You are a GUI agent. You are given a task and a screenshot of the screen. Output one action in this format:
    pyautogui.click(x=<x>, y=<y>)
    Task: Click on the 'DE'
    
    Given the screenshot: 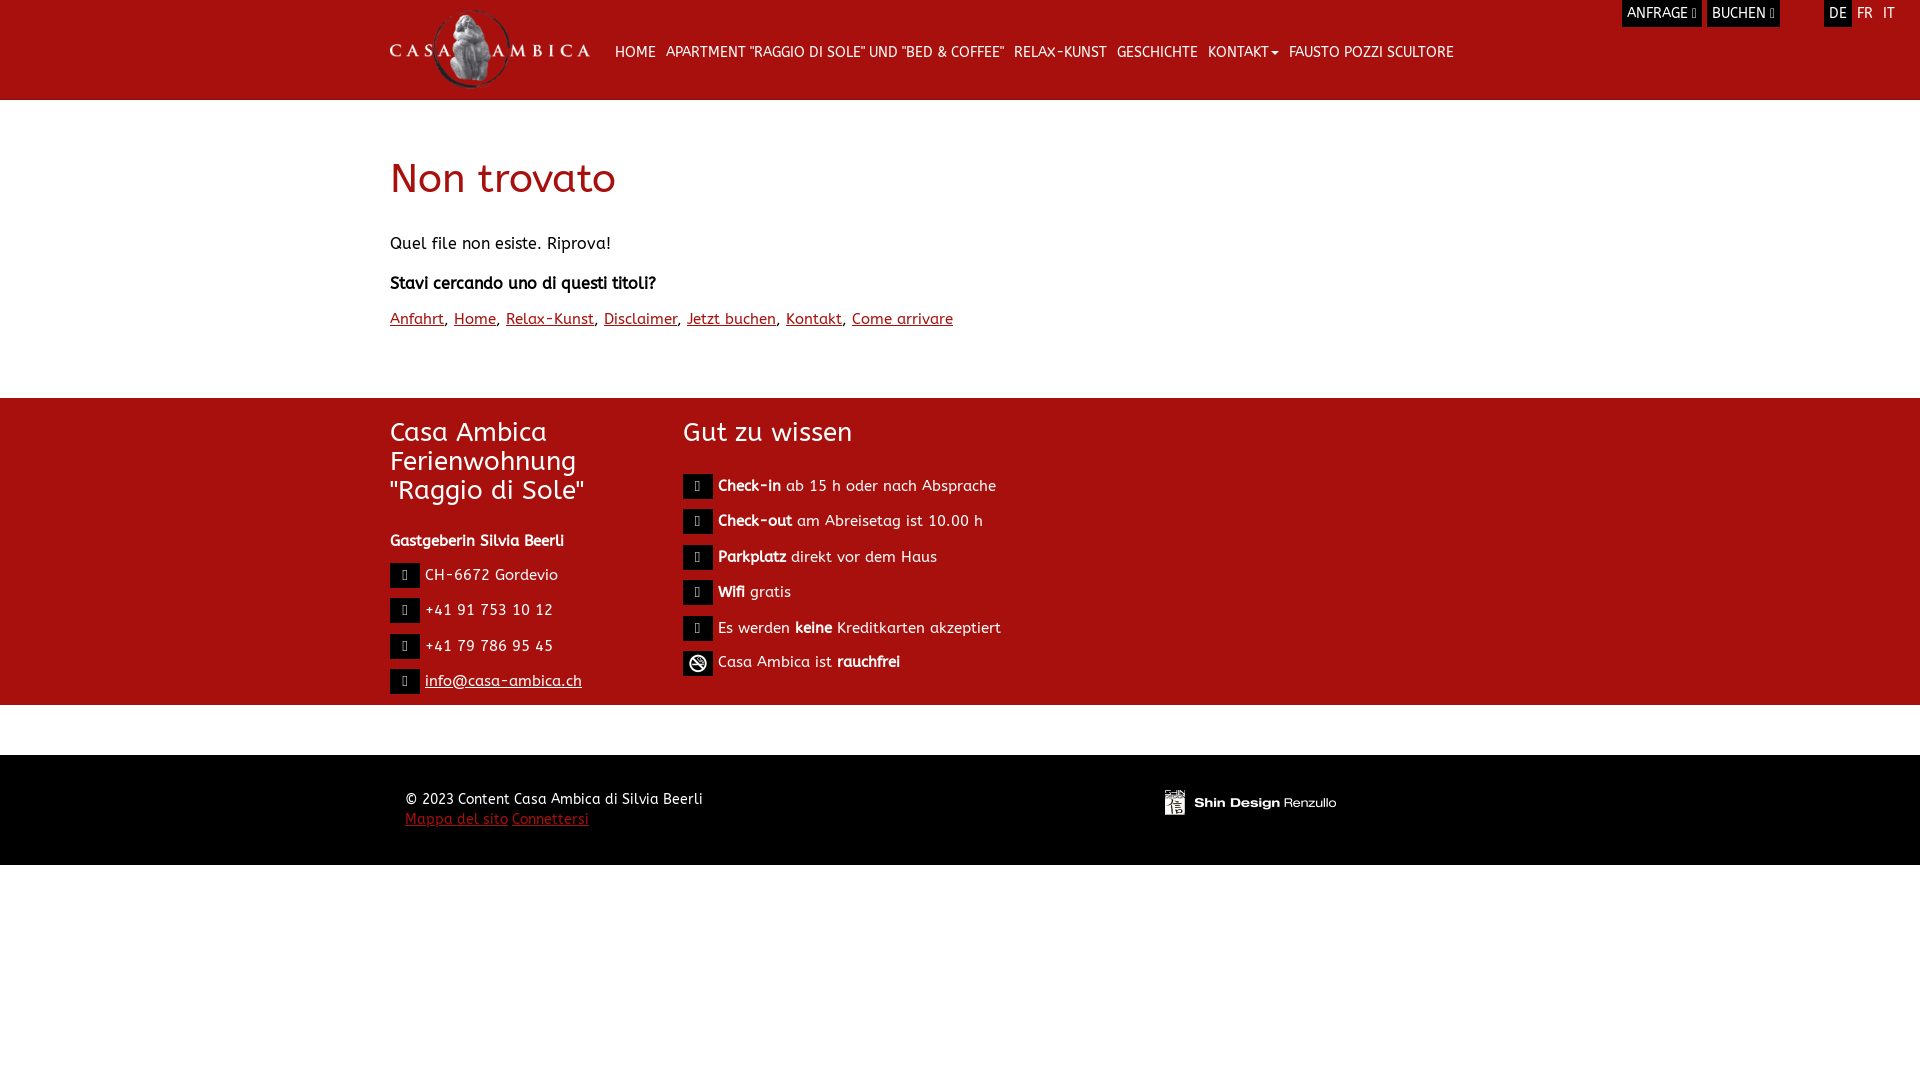 What is the action you would take?
    pyautogui.click(x=1838, y=13)
    